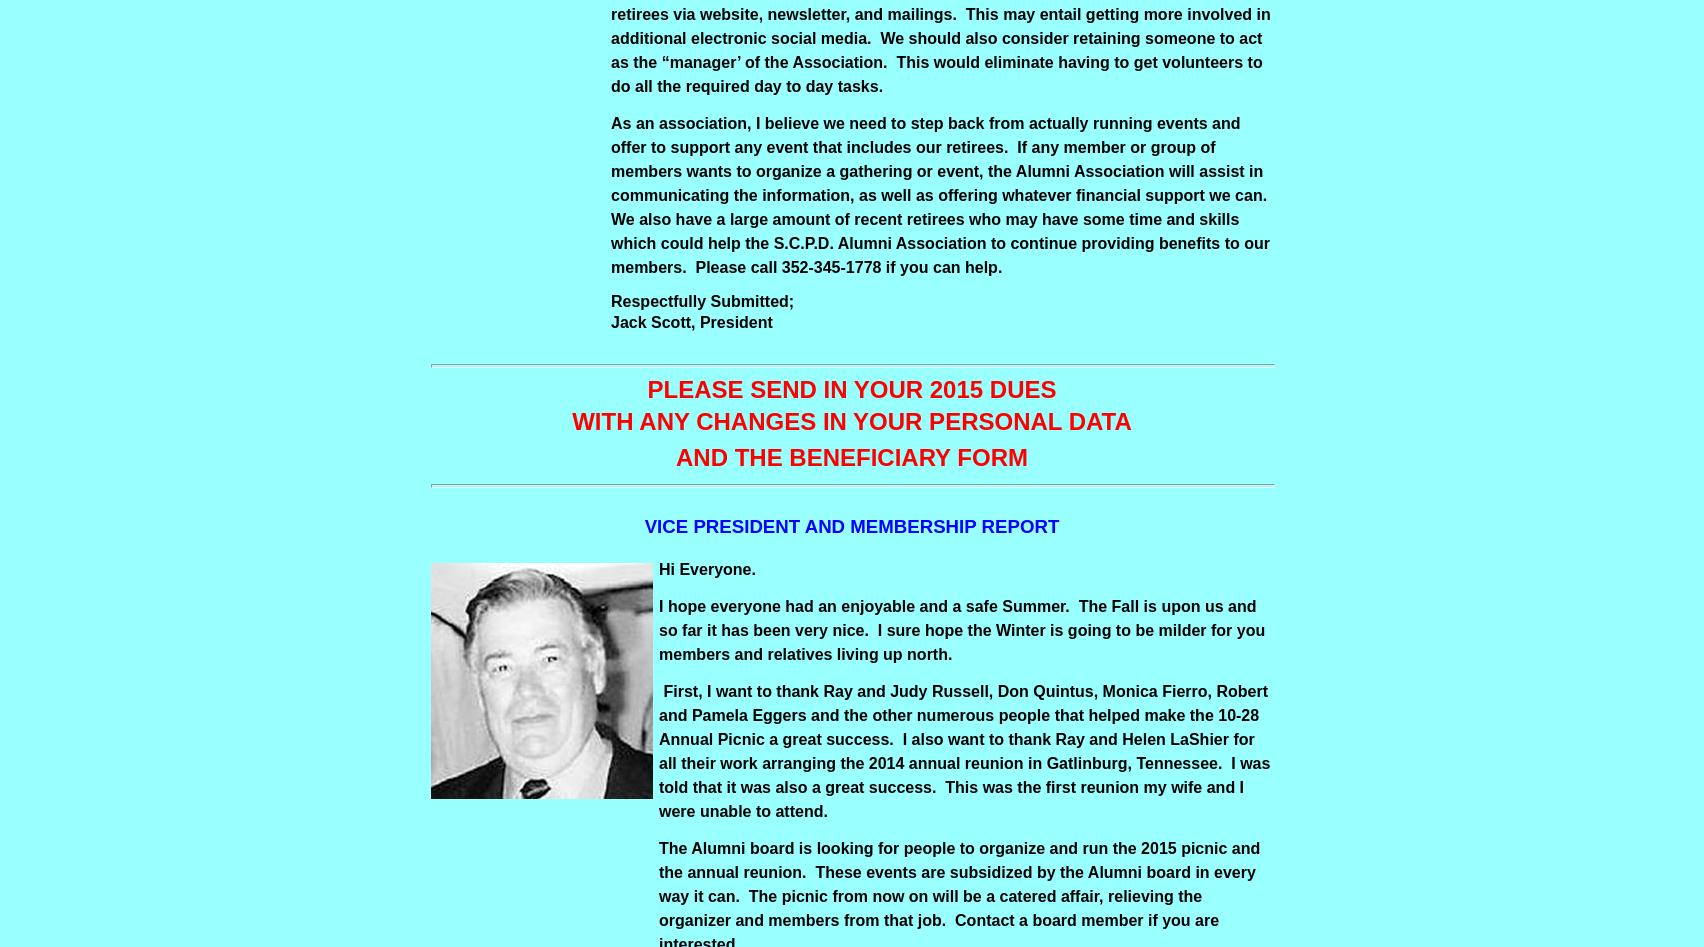  I want to click on 'support
we can.  We also have a large amount of recent retirees who may
have some time and skills which could help the S.C.P.D. Alumni
Association to continue providing benefits to our members.  Please
call', so click(940, 230).